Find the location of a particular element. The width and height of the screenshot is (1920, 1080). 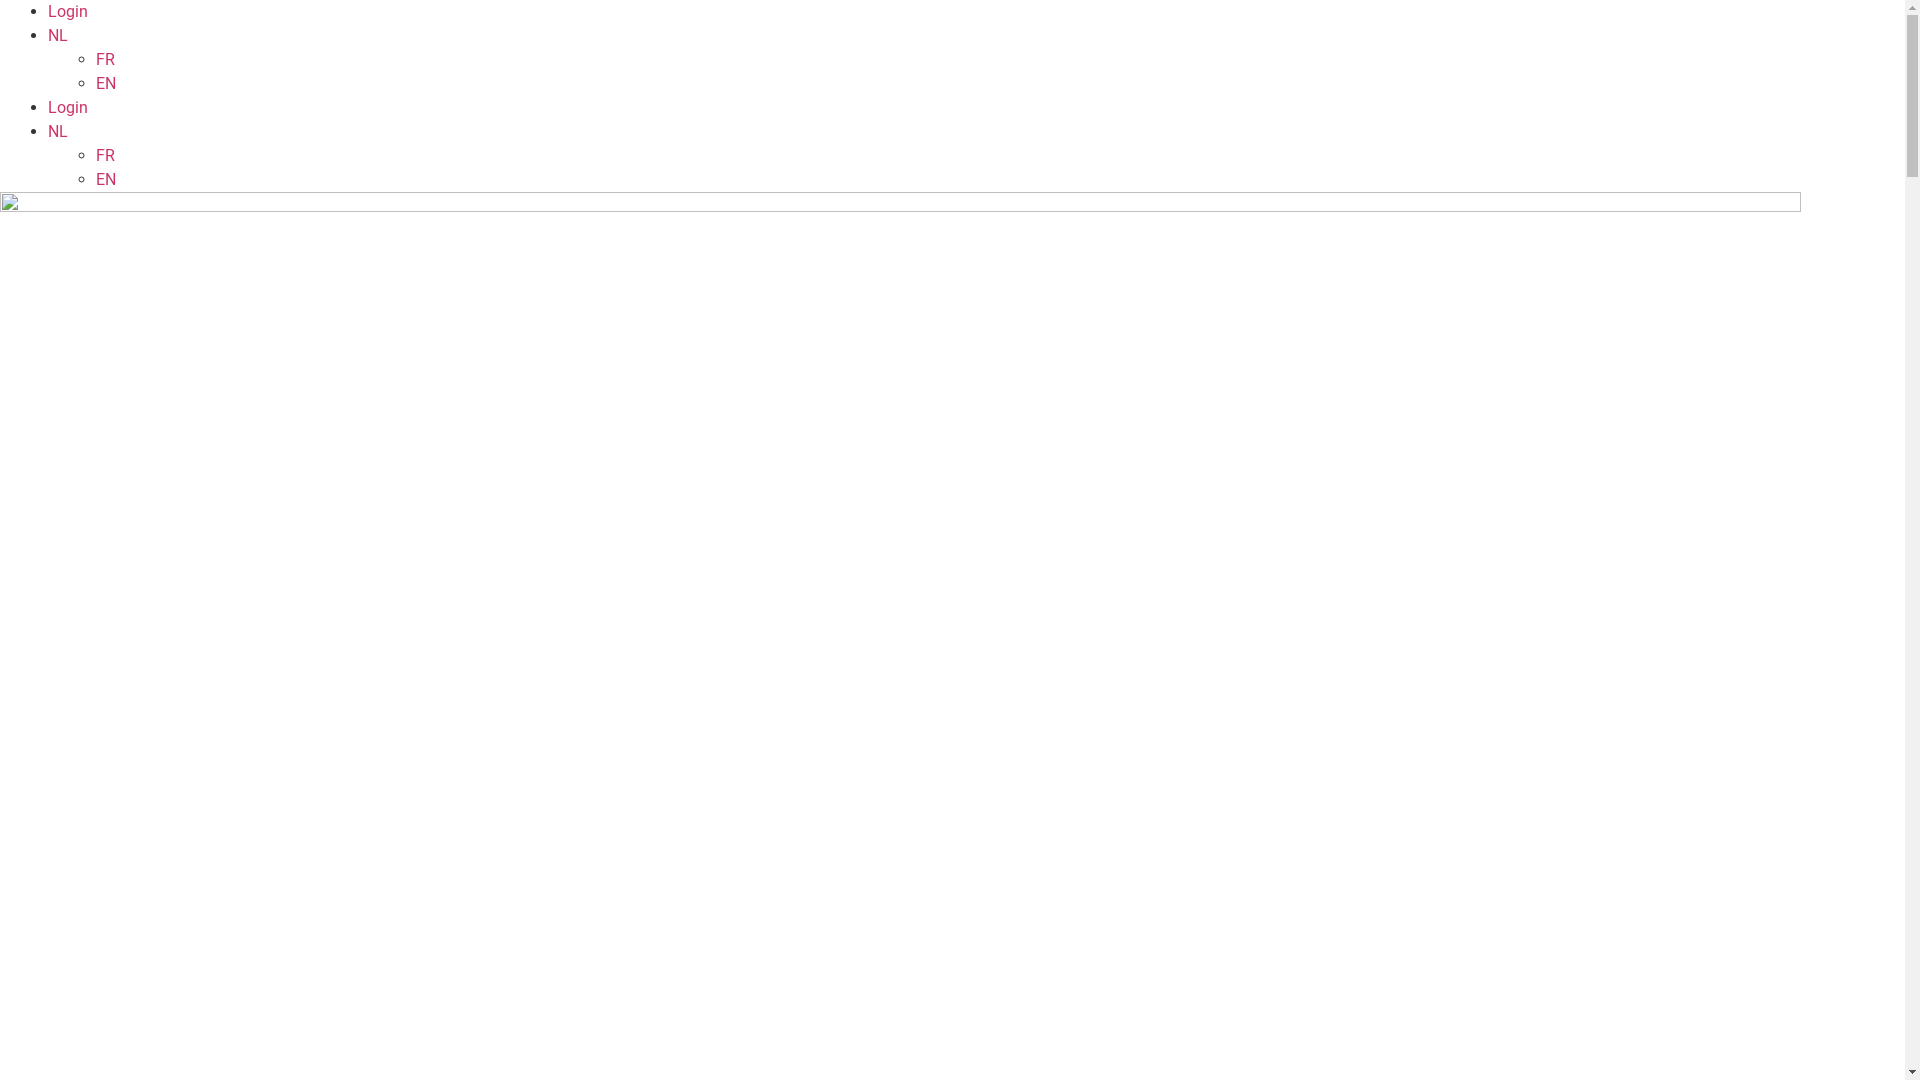

'FR' is located at coordinates (95, 58).